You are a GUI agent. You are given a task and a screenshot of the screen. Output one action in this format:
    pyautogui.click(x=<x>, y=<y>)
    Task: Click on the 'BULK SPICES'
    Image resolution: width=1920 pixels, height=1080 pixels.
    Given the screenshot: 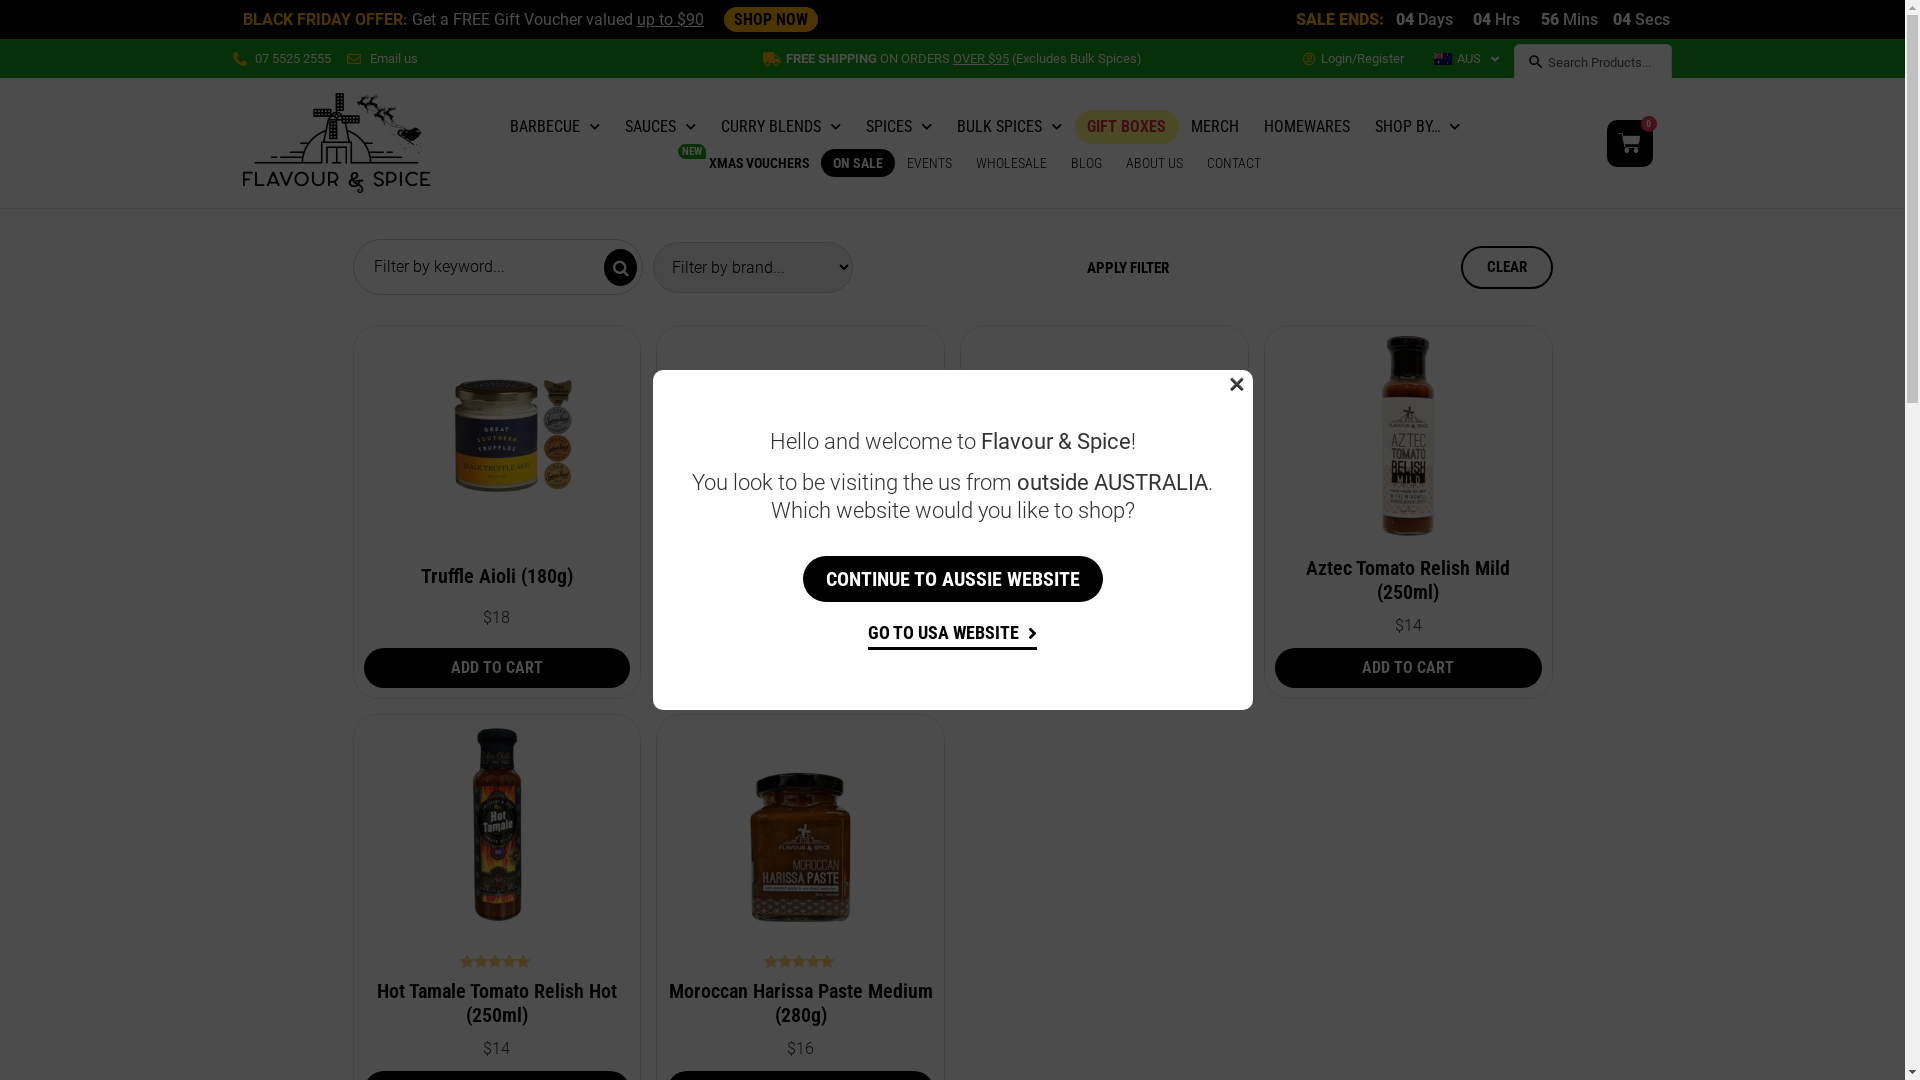 What is the action you would take?
    pyautogui.click(x=1009, y=127)
    